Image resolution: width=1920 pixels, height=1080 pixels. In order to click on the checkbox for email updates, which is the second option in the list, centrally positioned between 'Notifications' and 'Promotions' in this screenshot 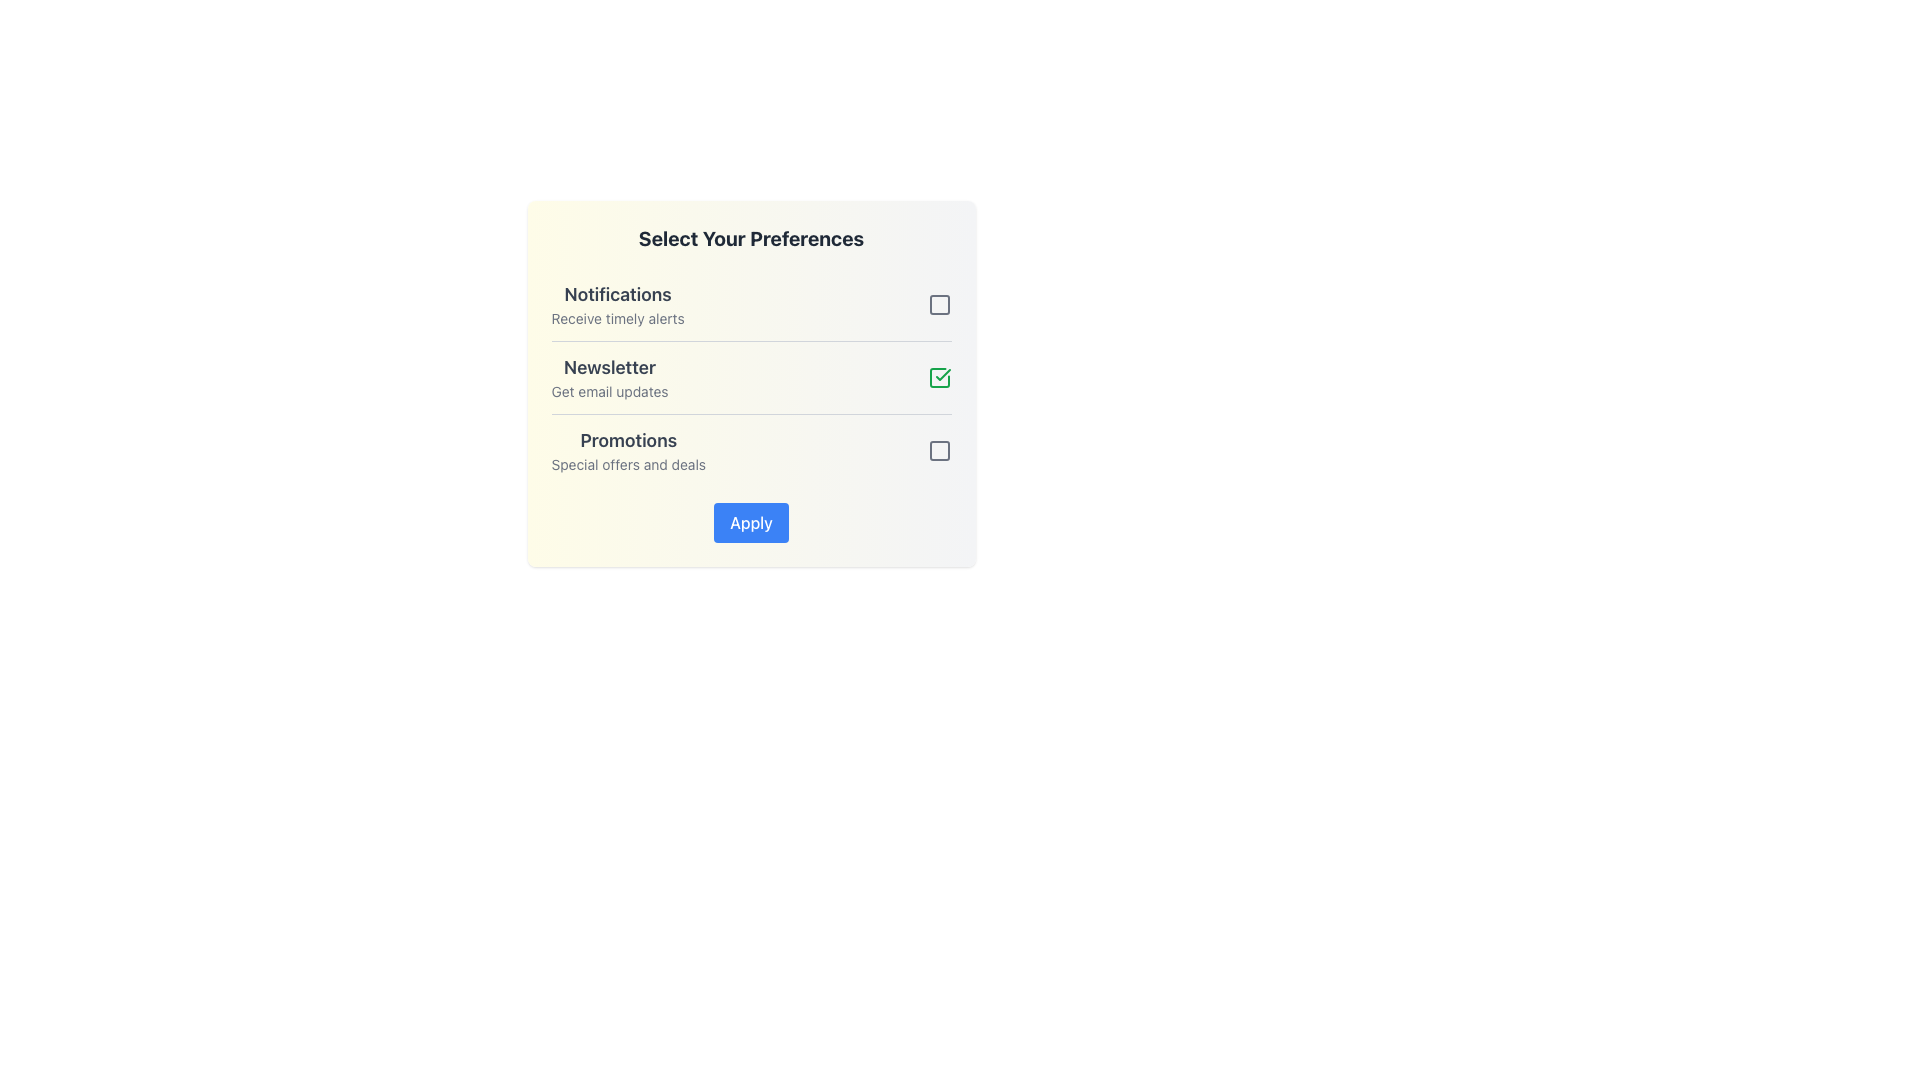, I will do `click(750, 377)`.